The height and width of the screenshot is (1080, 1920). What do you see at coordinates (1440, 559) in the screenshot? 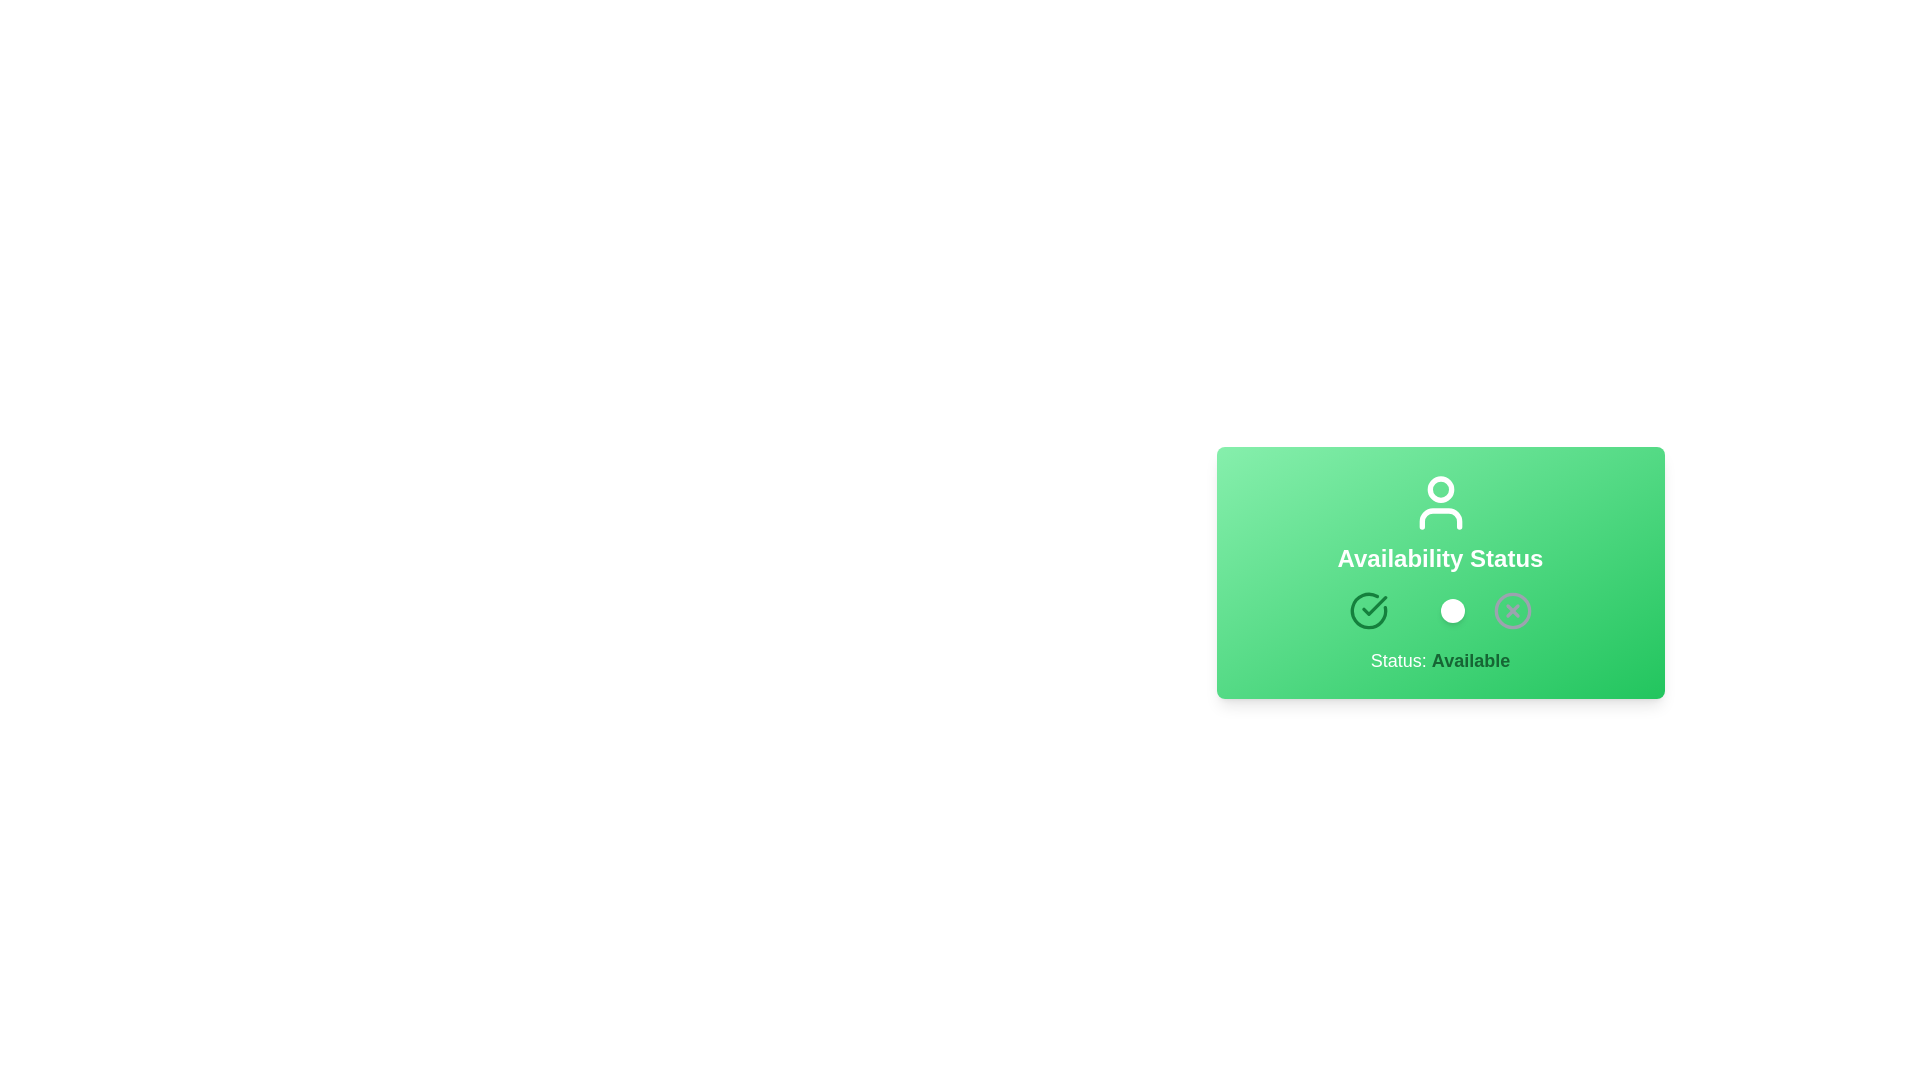
I see `the static textual label displaying 'Availability Status', which is styled in bold and large white font against a green gradient background, located below a user silhouette icon` at bounding box center [1440, 559].